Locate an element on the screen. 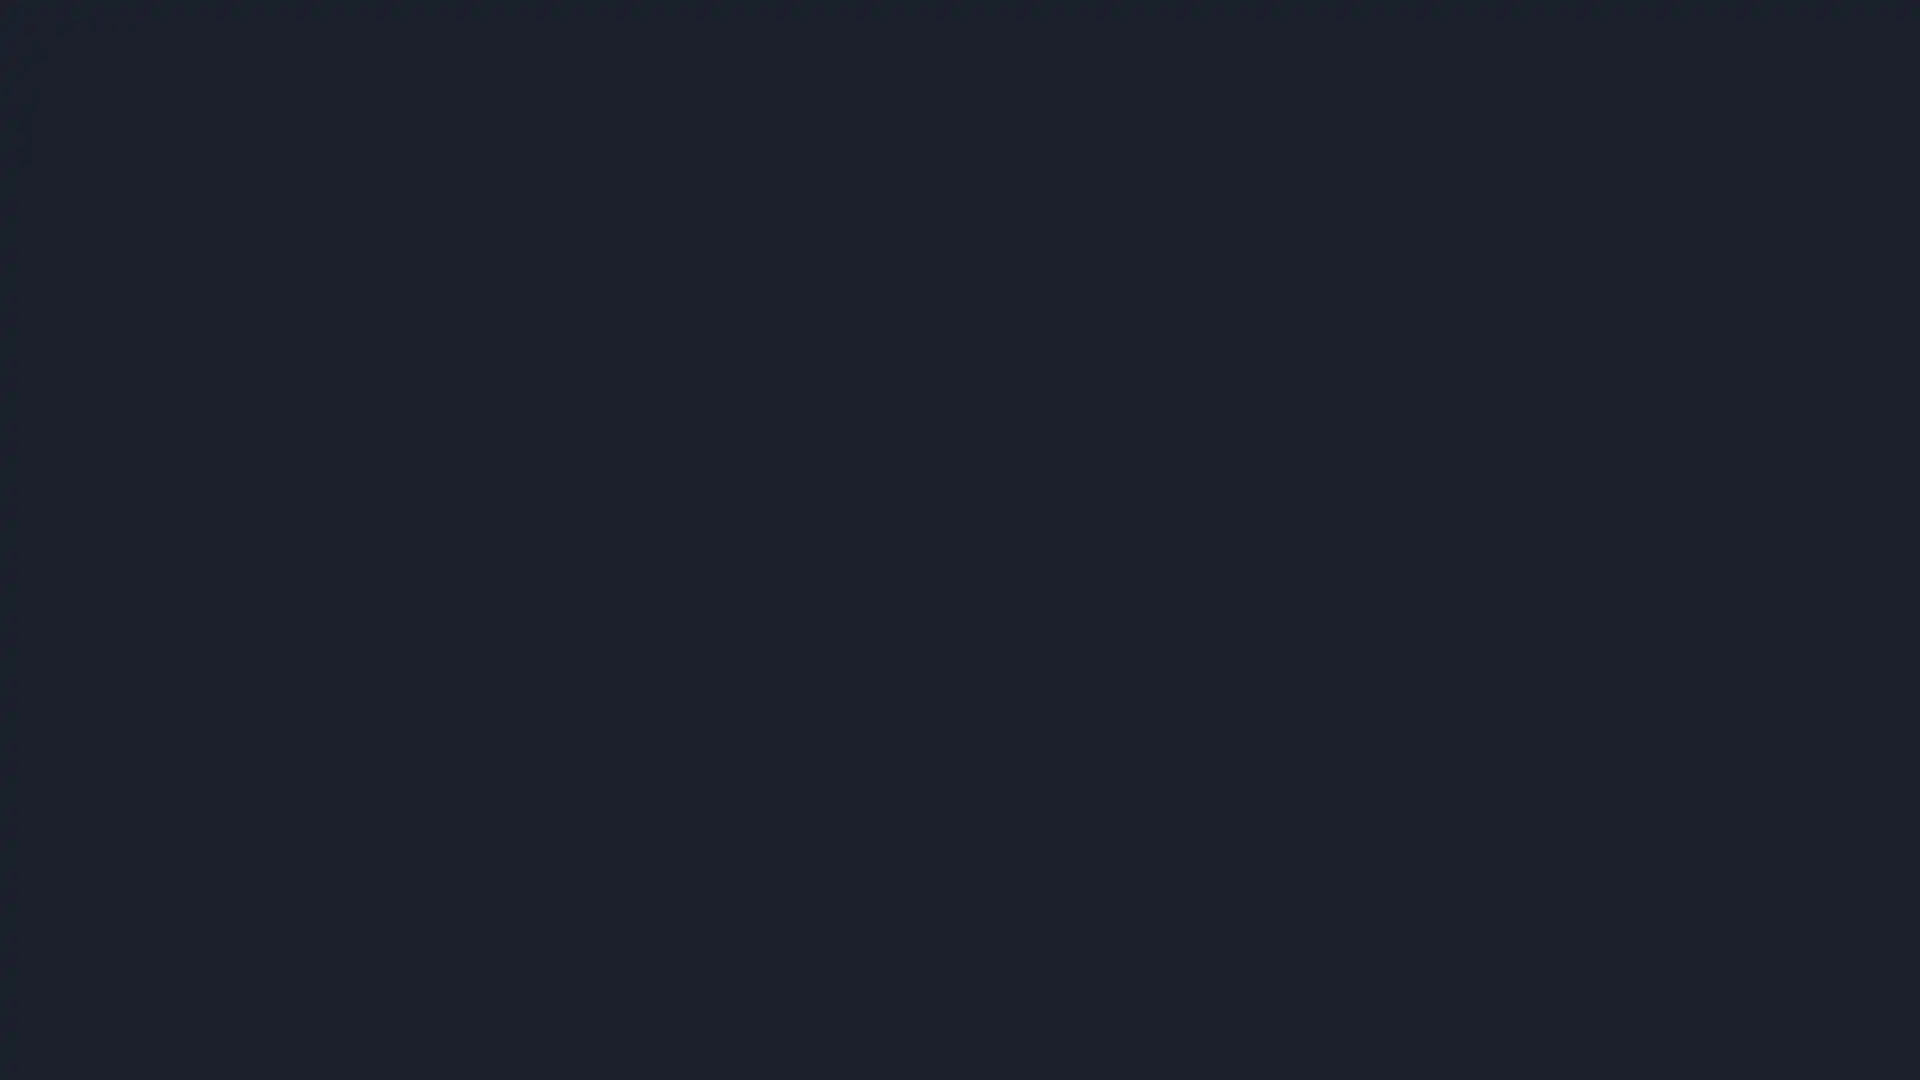 Image resolution: width=1920 pixels, height=1080 pixels. About is located at coordinates (1862, 1032).